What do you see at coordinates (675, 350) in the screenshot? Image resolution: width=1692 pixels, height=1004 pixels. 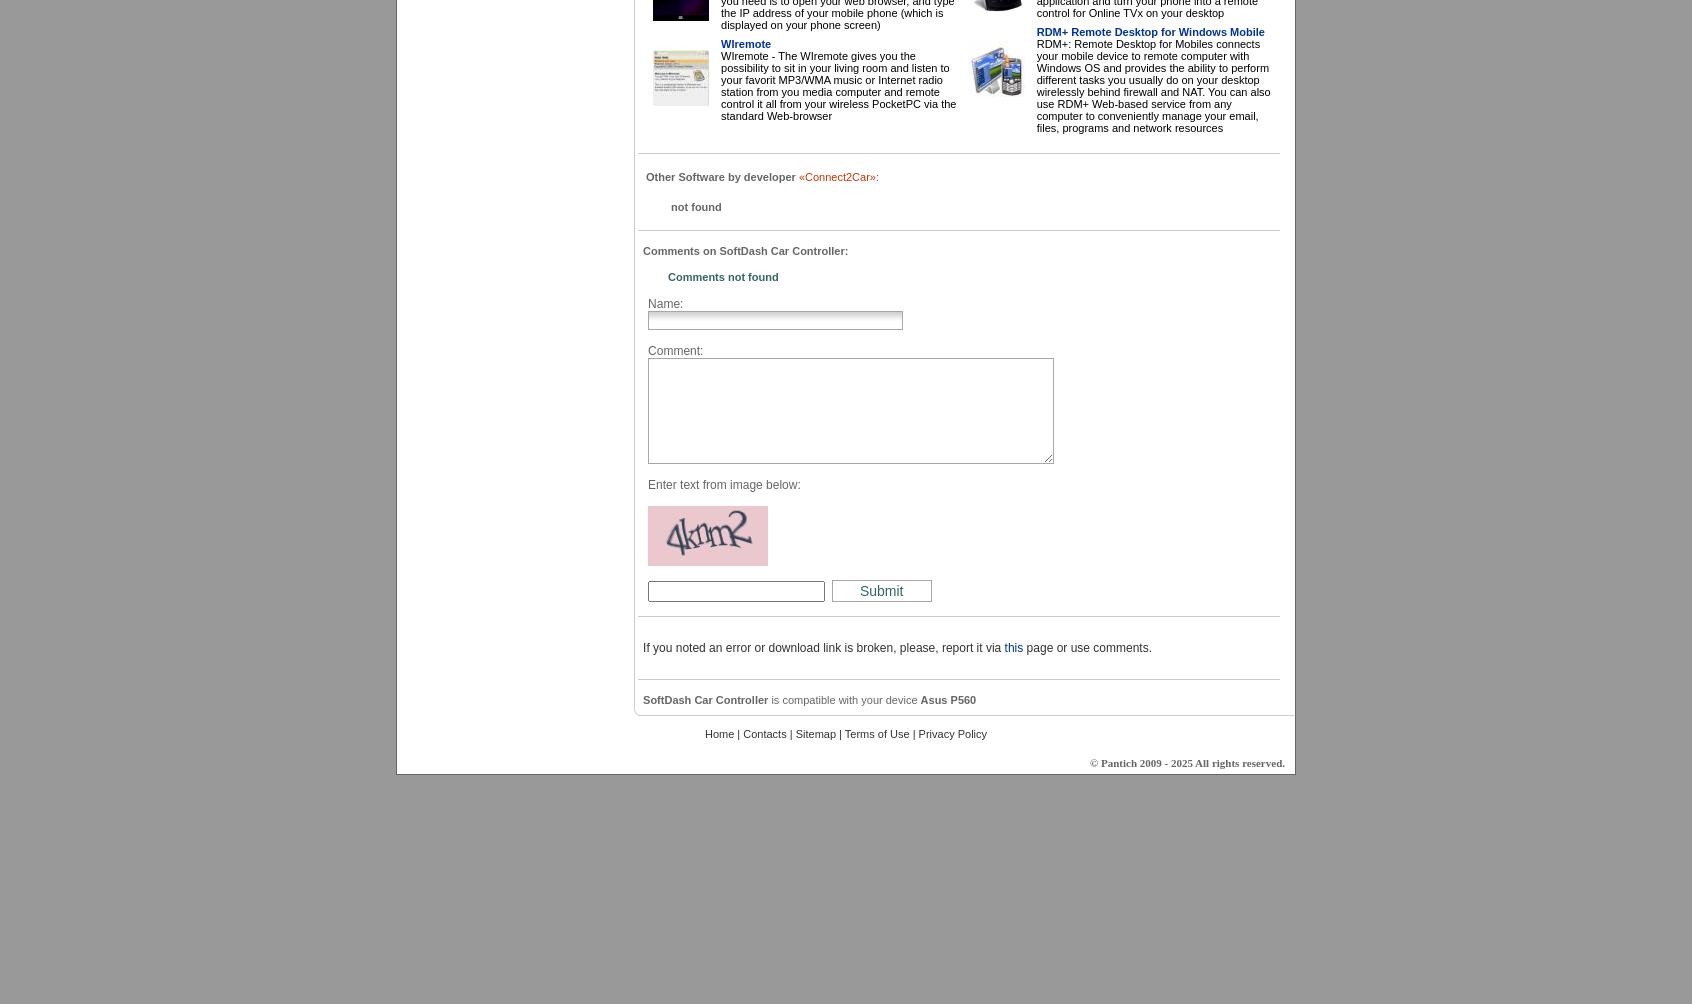 I see `'Comment:'` at bounding box center [675, 350].